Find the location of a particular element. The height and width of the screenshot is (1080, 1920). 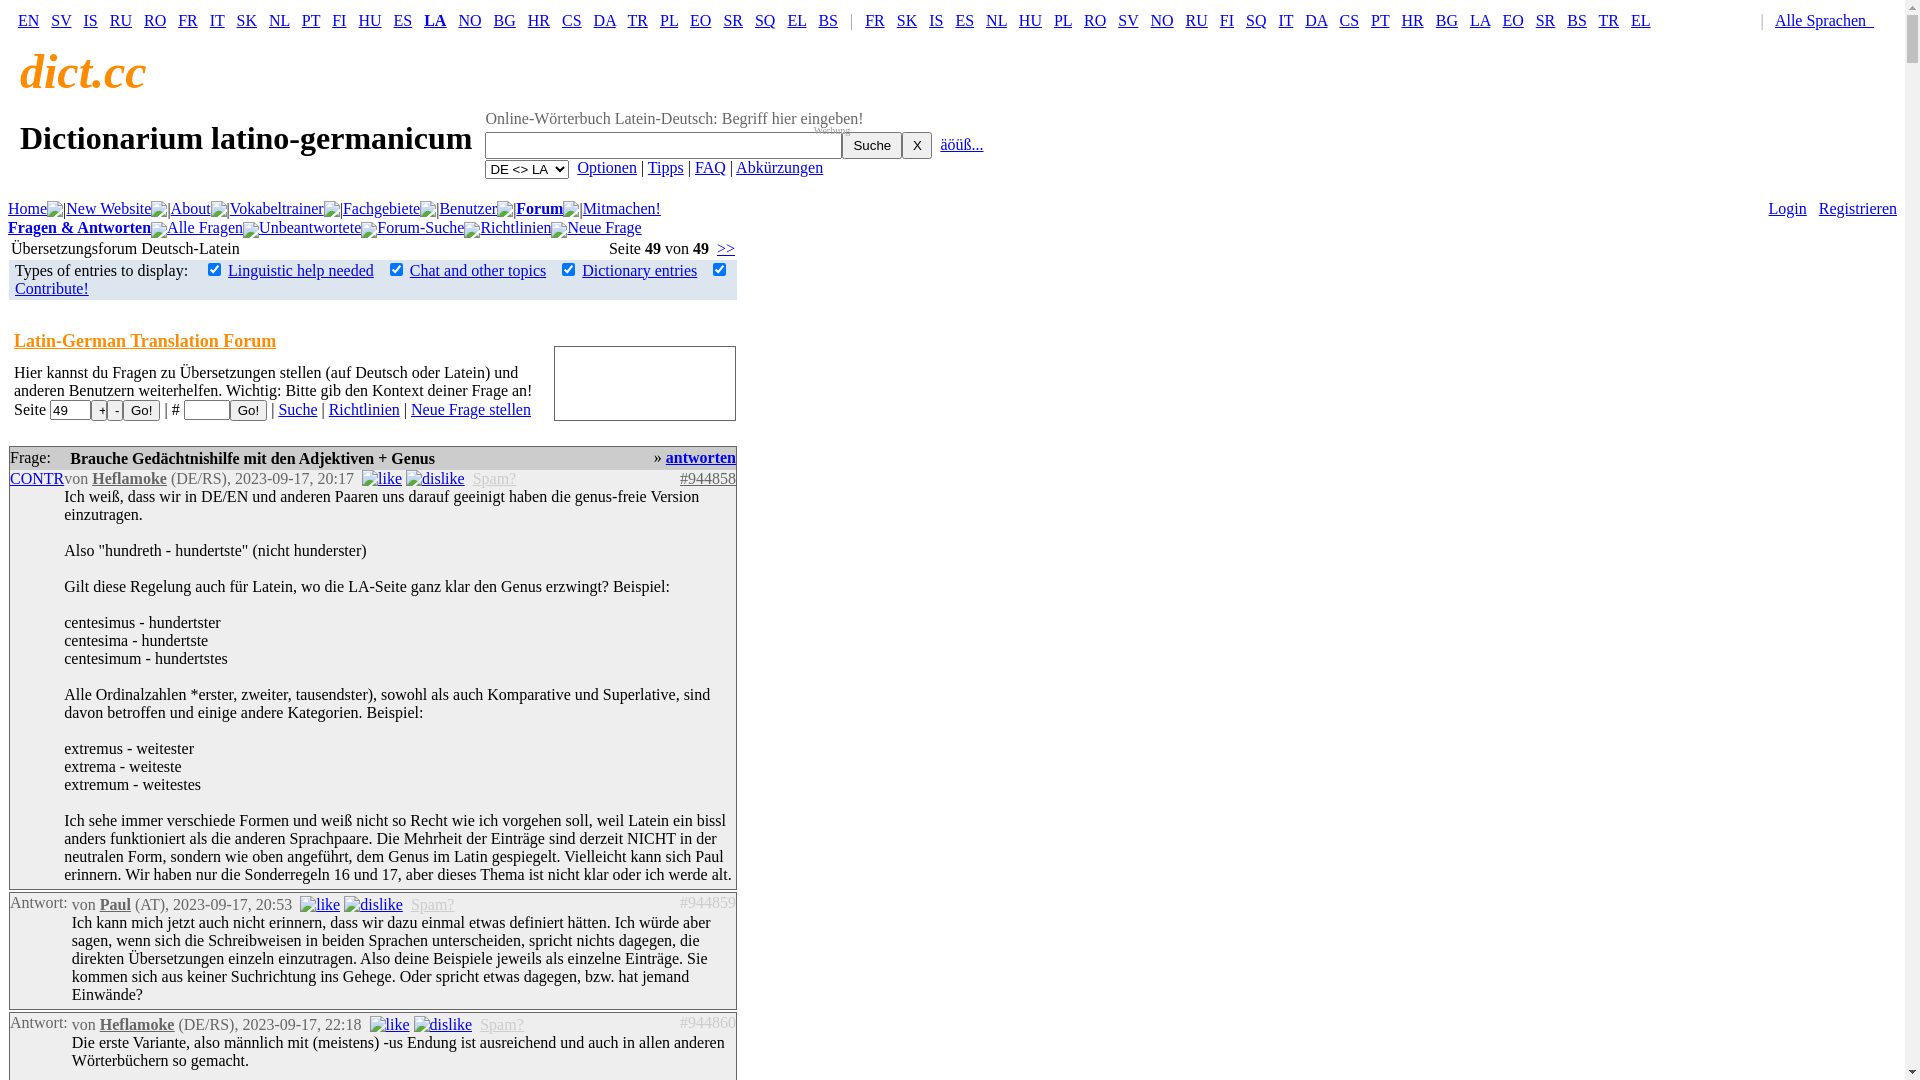

'HR' is located at coordinates (538, 20).